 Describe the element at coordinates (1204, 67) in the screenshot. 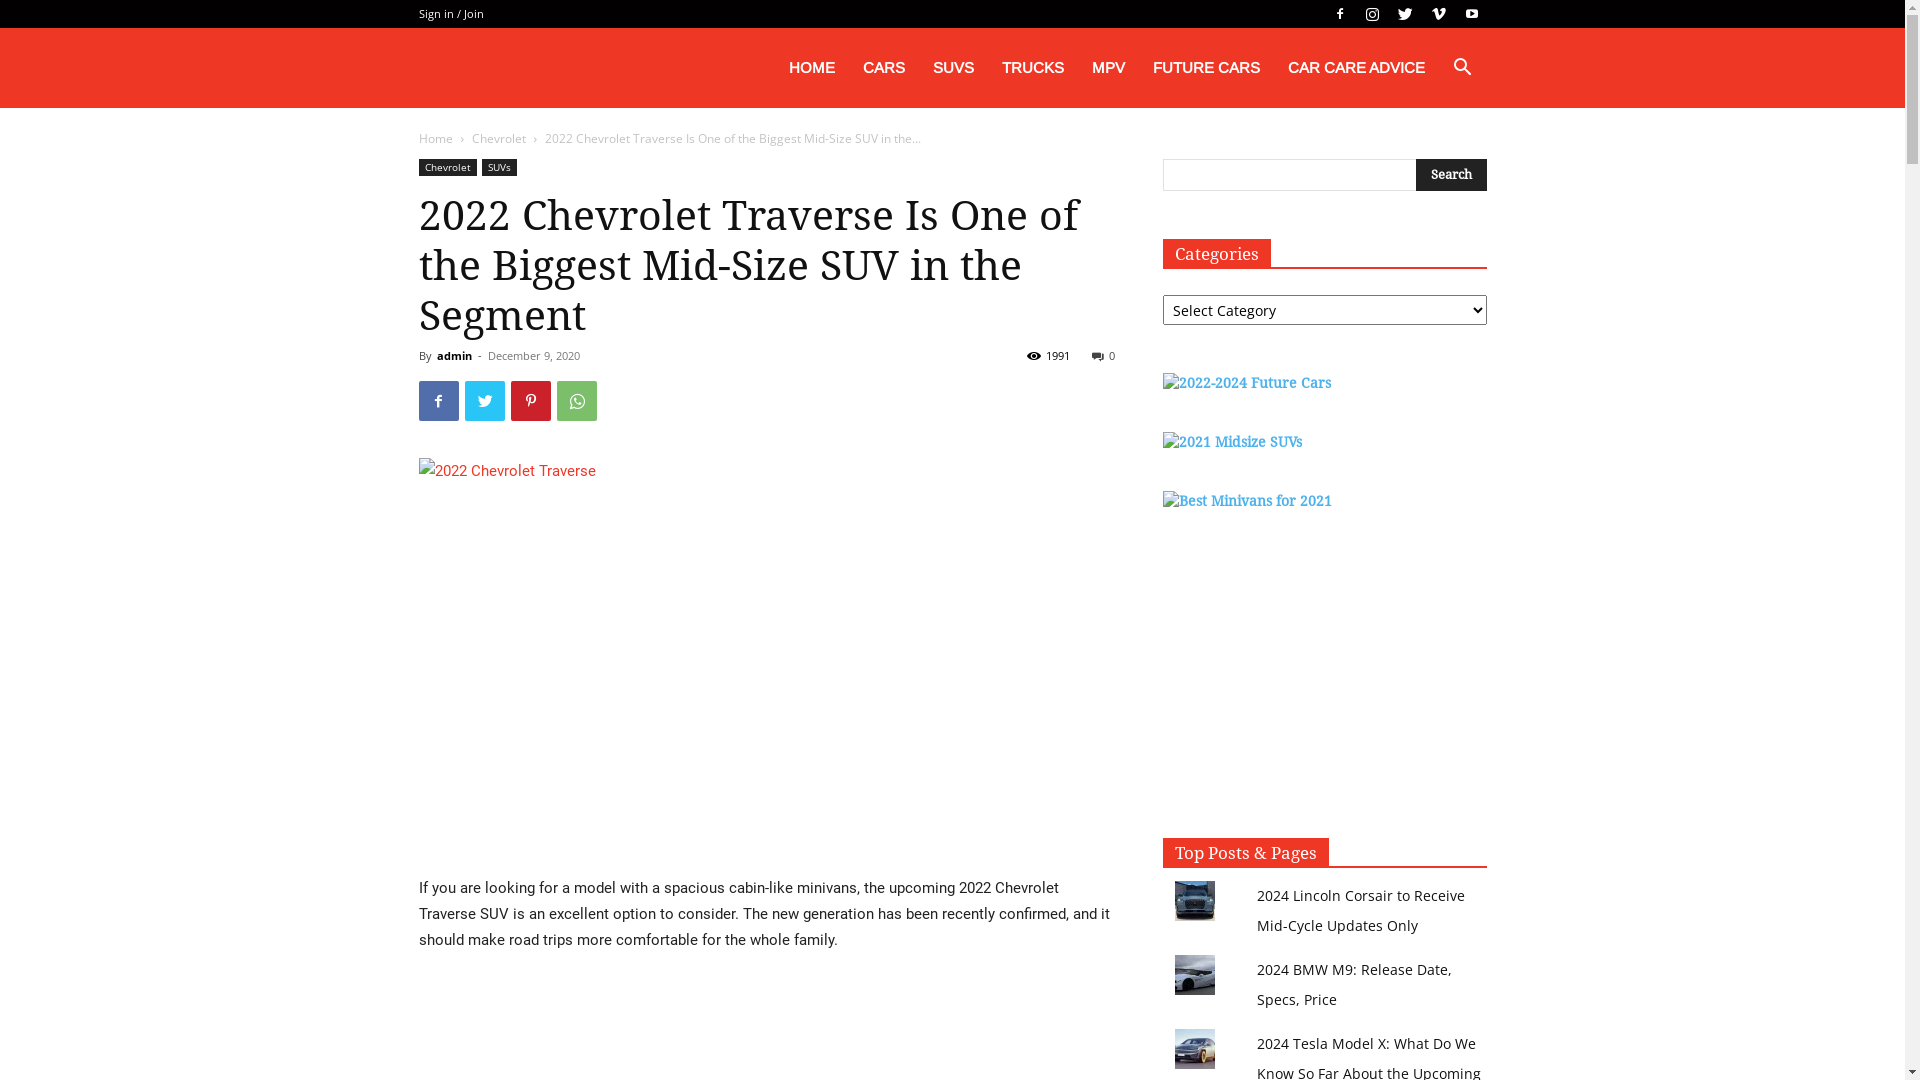

I see `'FUTURE CARS'` at that location.